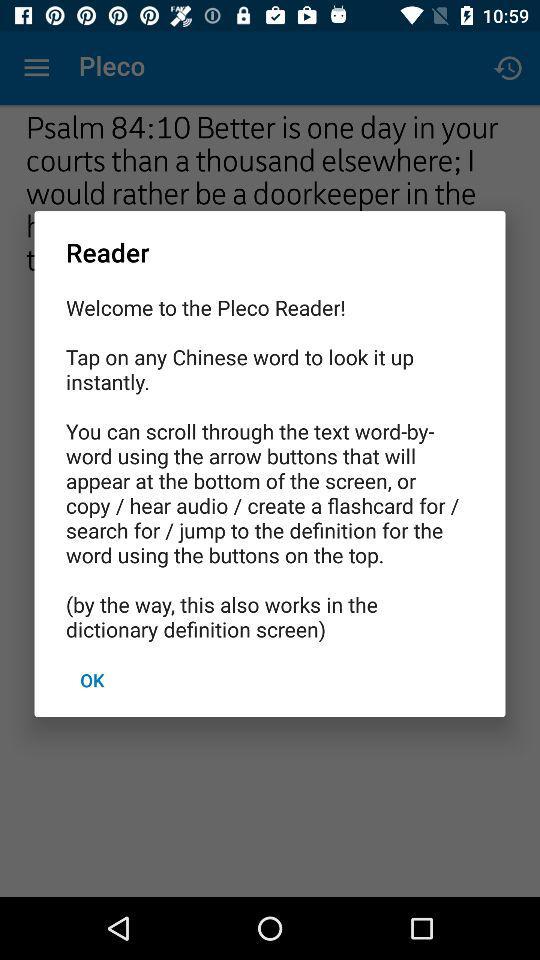 This screenshot has width=540, height=960. I want to click on item below welcome to the, so click(91, 680).